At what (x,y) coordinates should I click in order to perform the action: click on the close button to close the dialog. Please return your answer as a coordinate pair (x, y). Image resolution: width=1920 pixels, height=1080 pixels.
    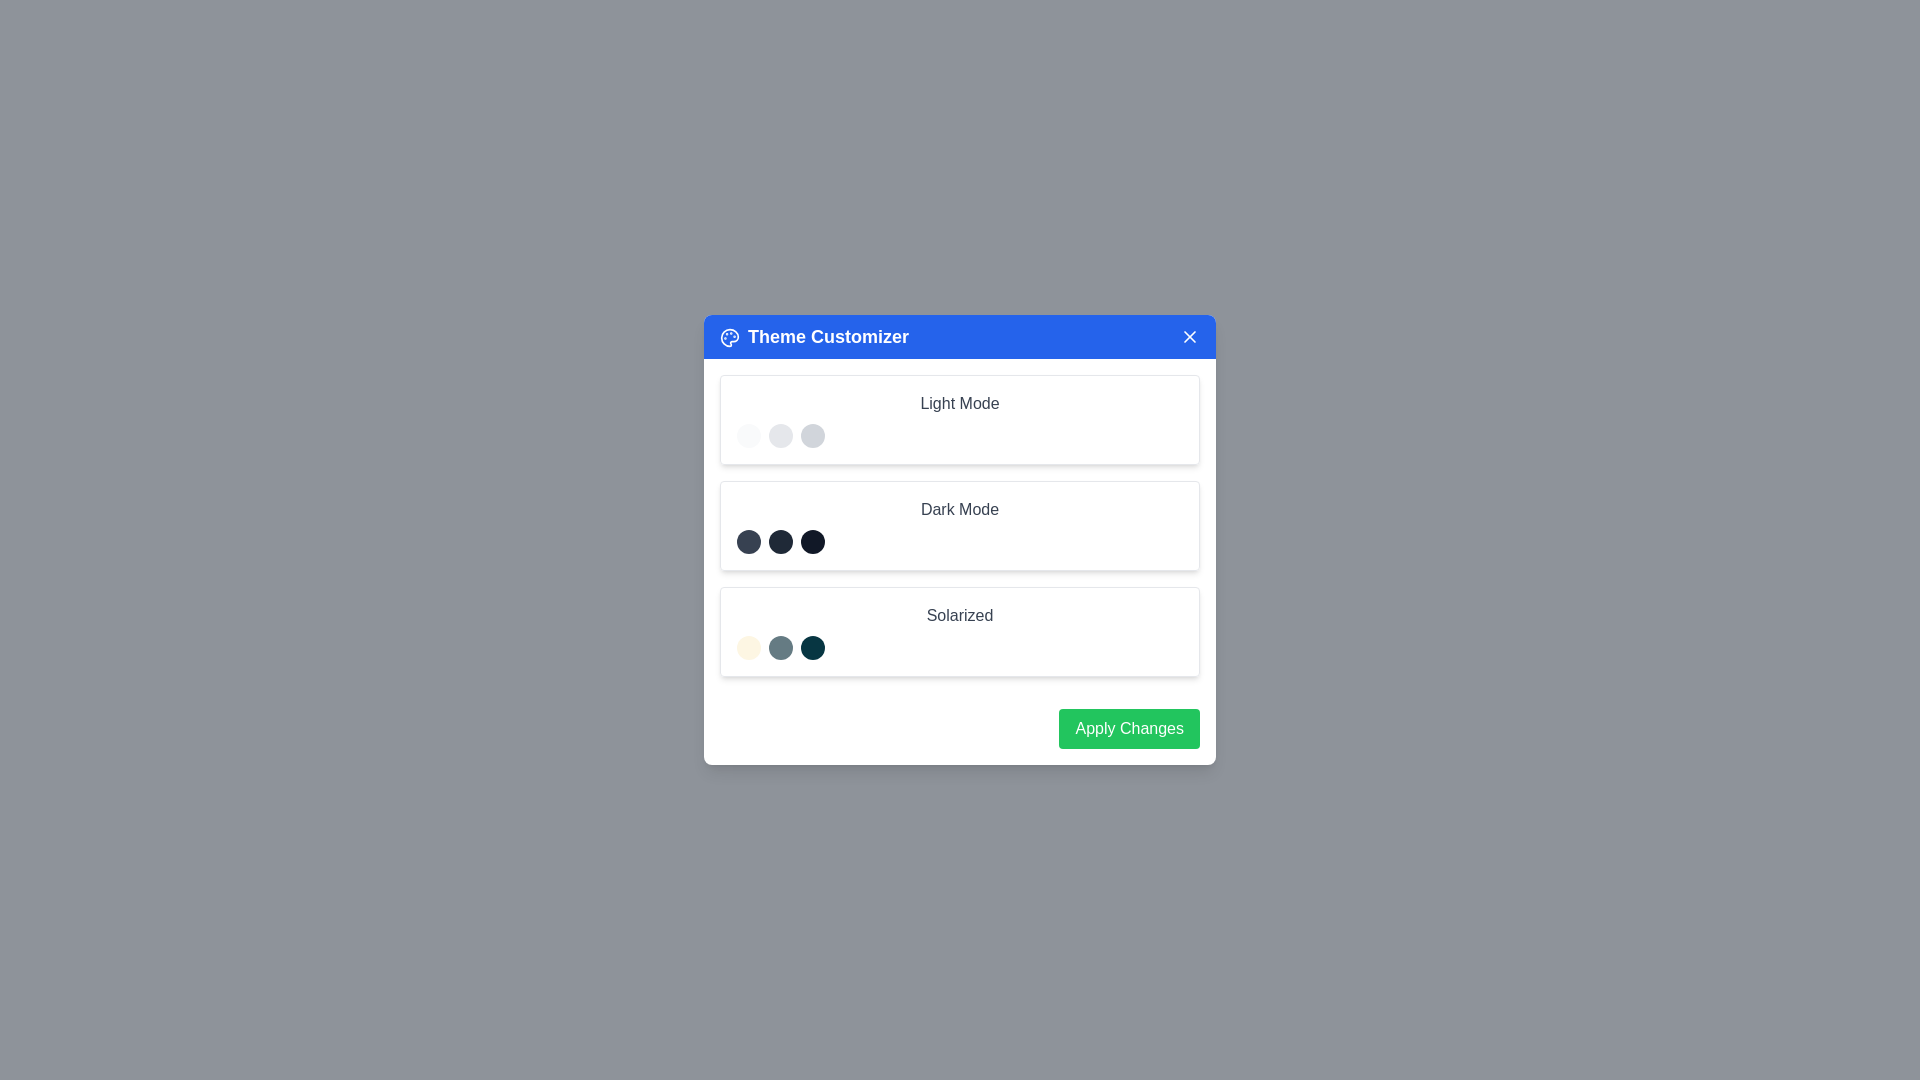
    Looking at the image, I should click on (1190, 335).